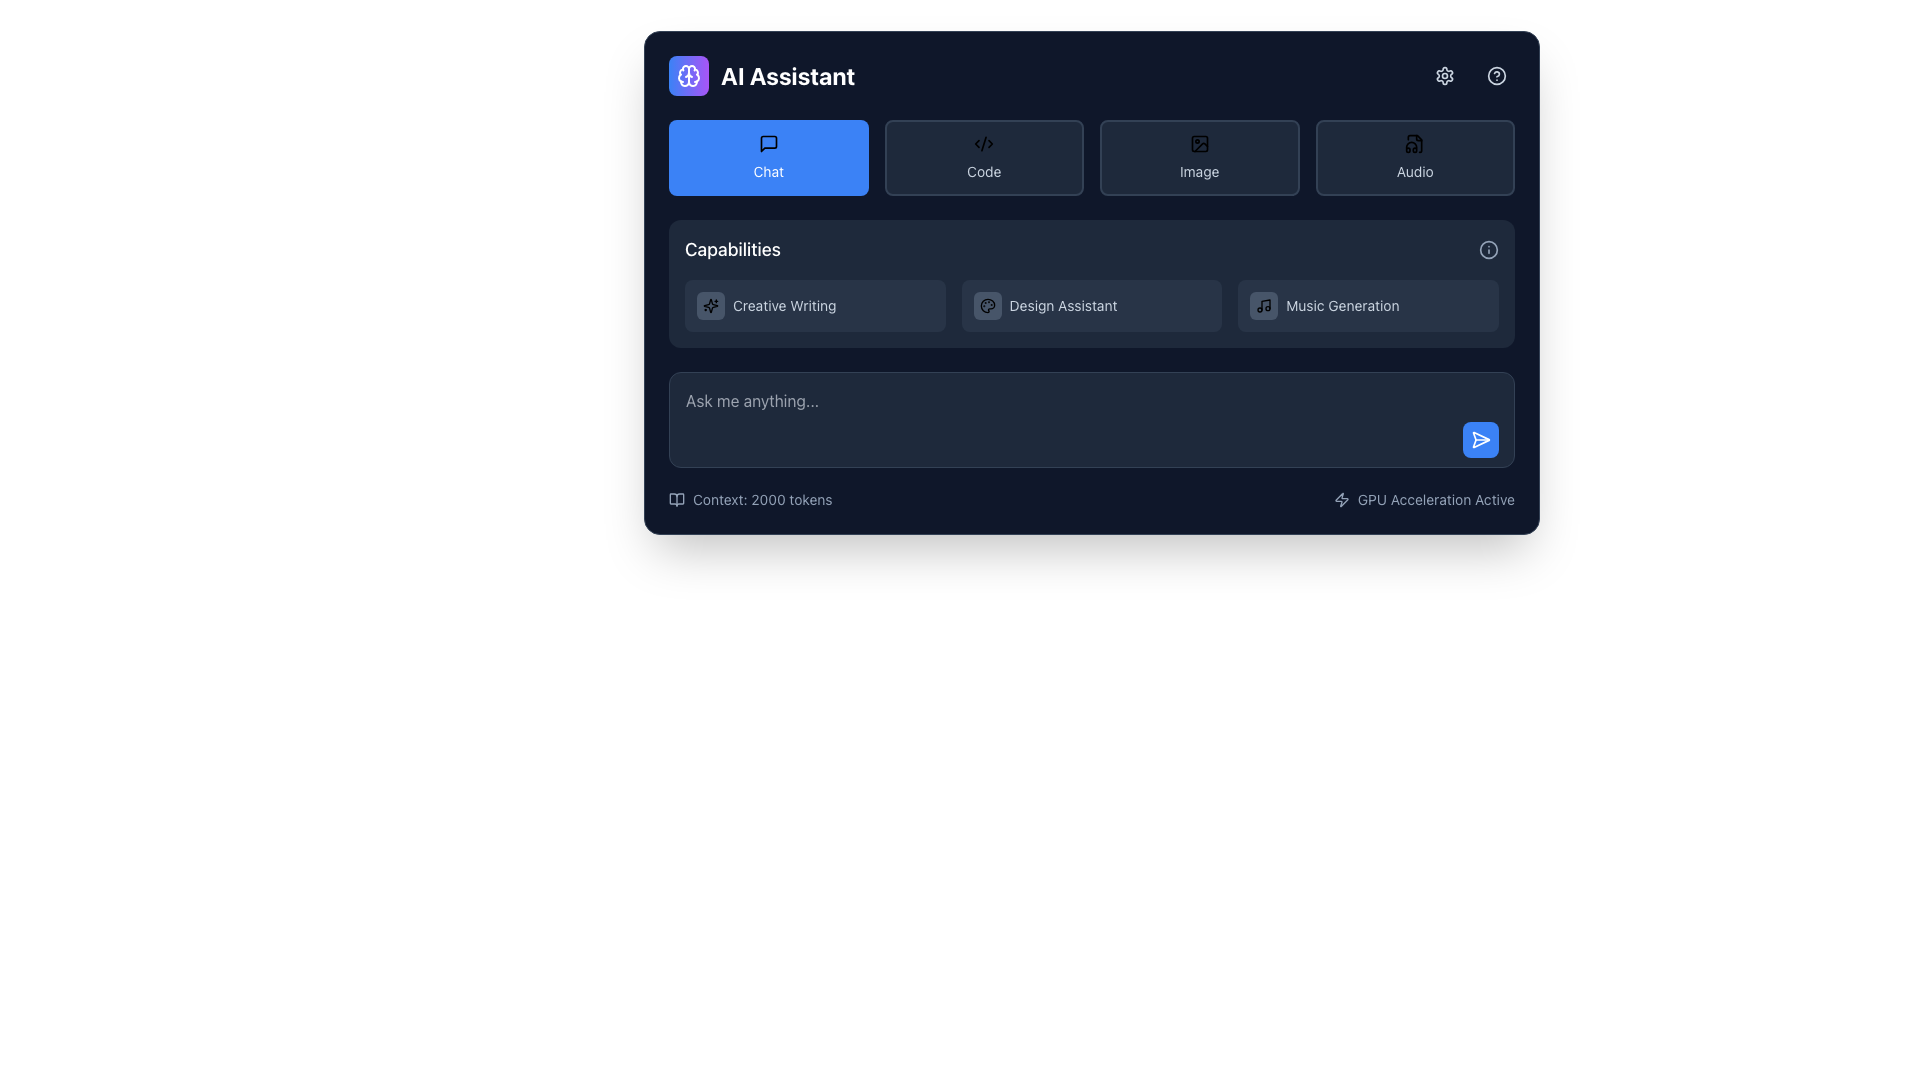 This screenshot has width=1920, height=1080. I want to click on the third clickable card element in the grid layout that provides access to music generation functionalities, so click(1367, 305).